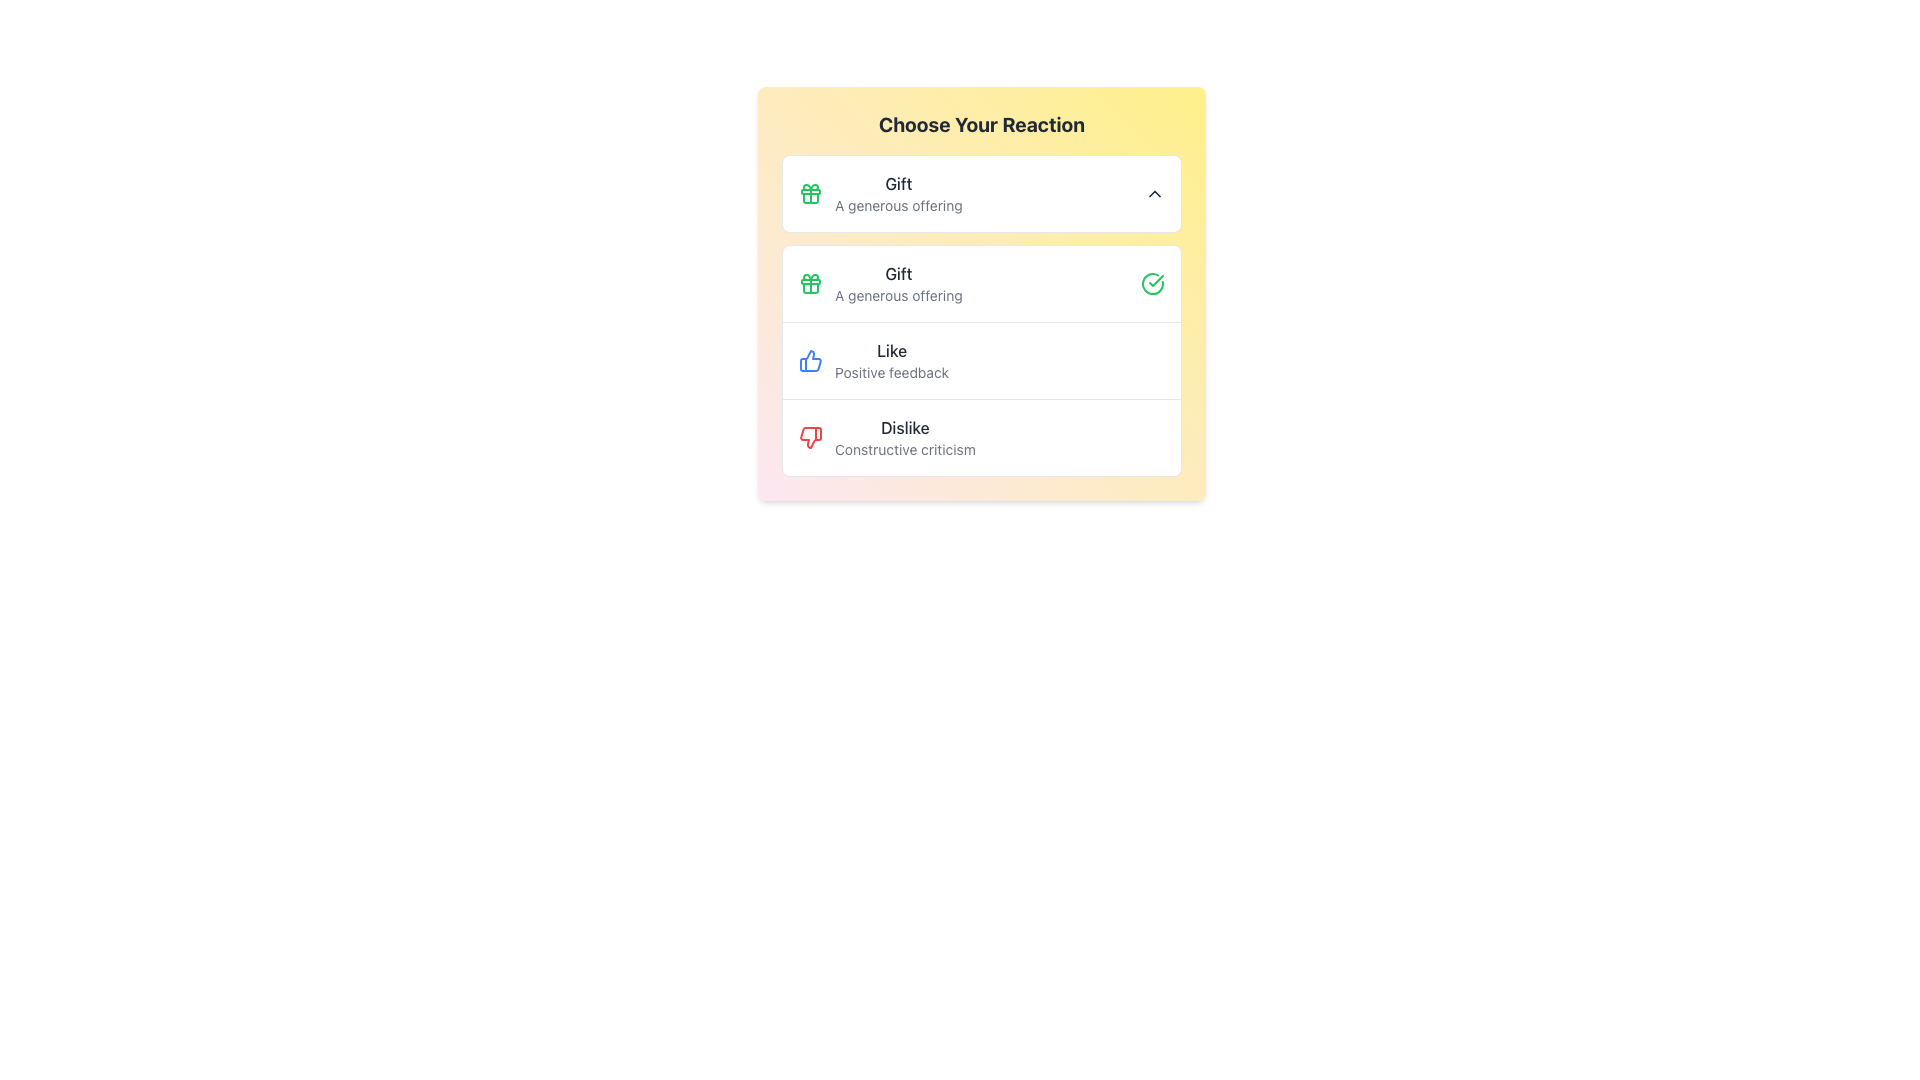 This screenshot has height=1080, width=1920. I want to click on the text label displaying the word 'Gift', which is styled with a medium font-weight and dark gray color, located at the top of the selection items in the UI, so click(897, 184).